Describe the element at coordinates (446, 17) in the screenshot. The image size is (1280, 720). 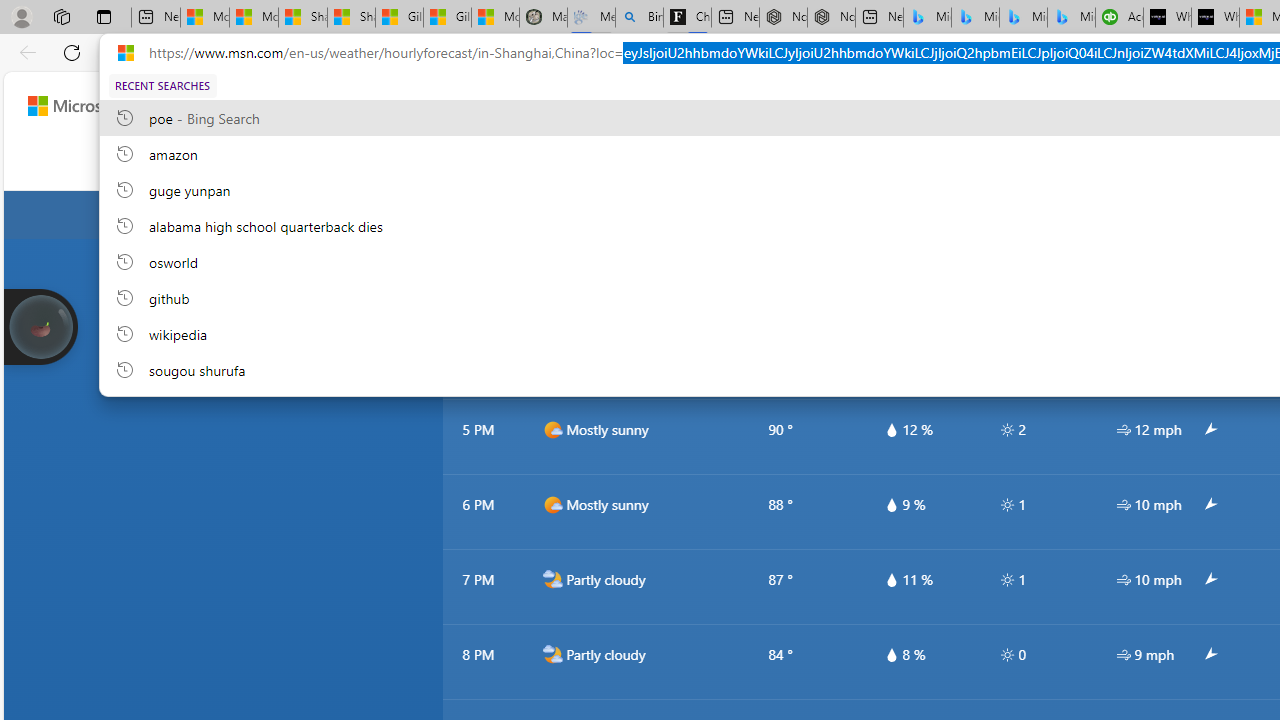
I see `'Gilma and Hector both pose tropical trouble for Hawaii'` at that location.